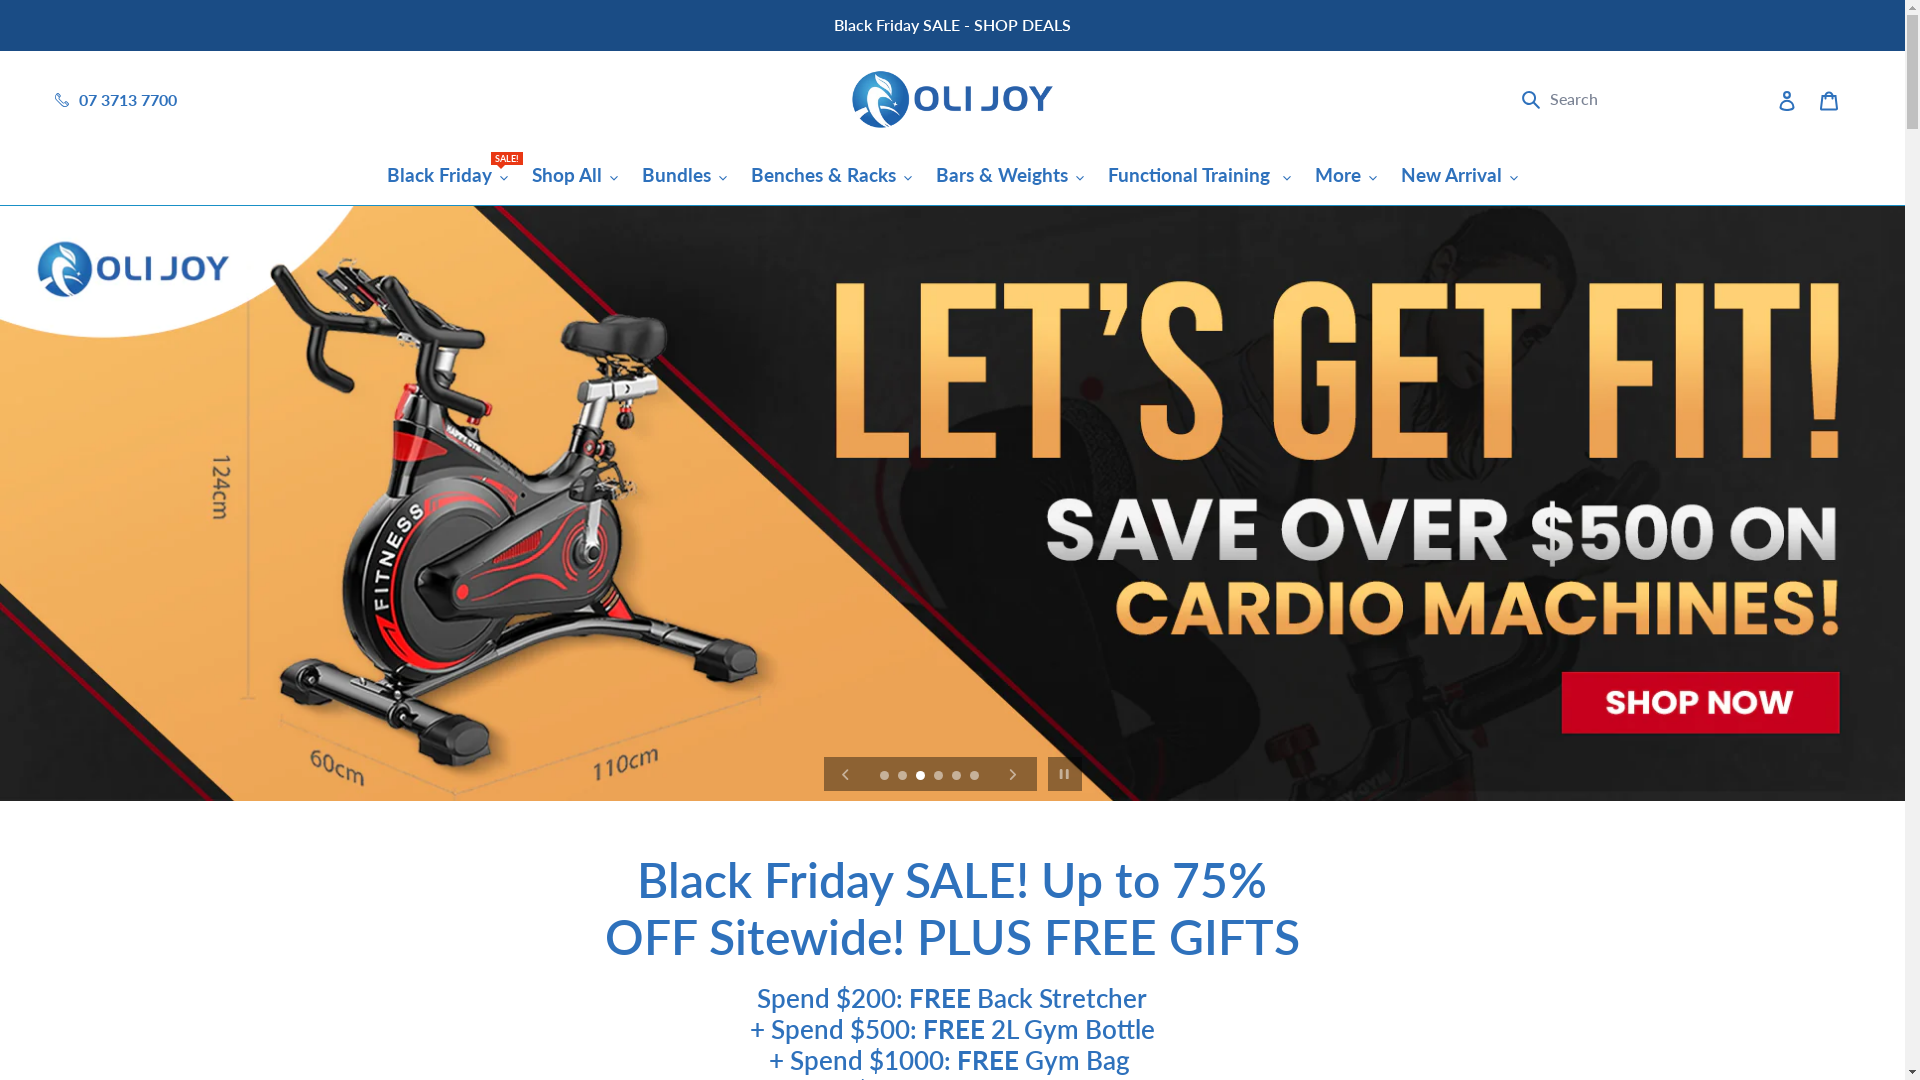 Image resolution: width=1920 pixels, height=1080 pixels. I want to click on 'Cart', so click(1828, 99).